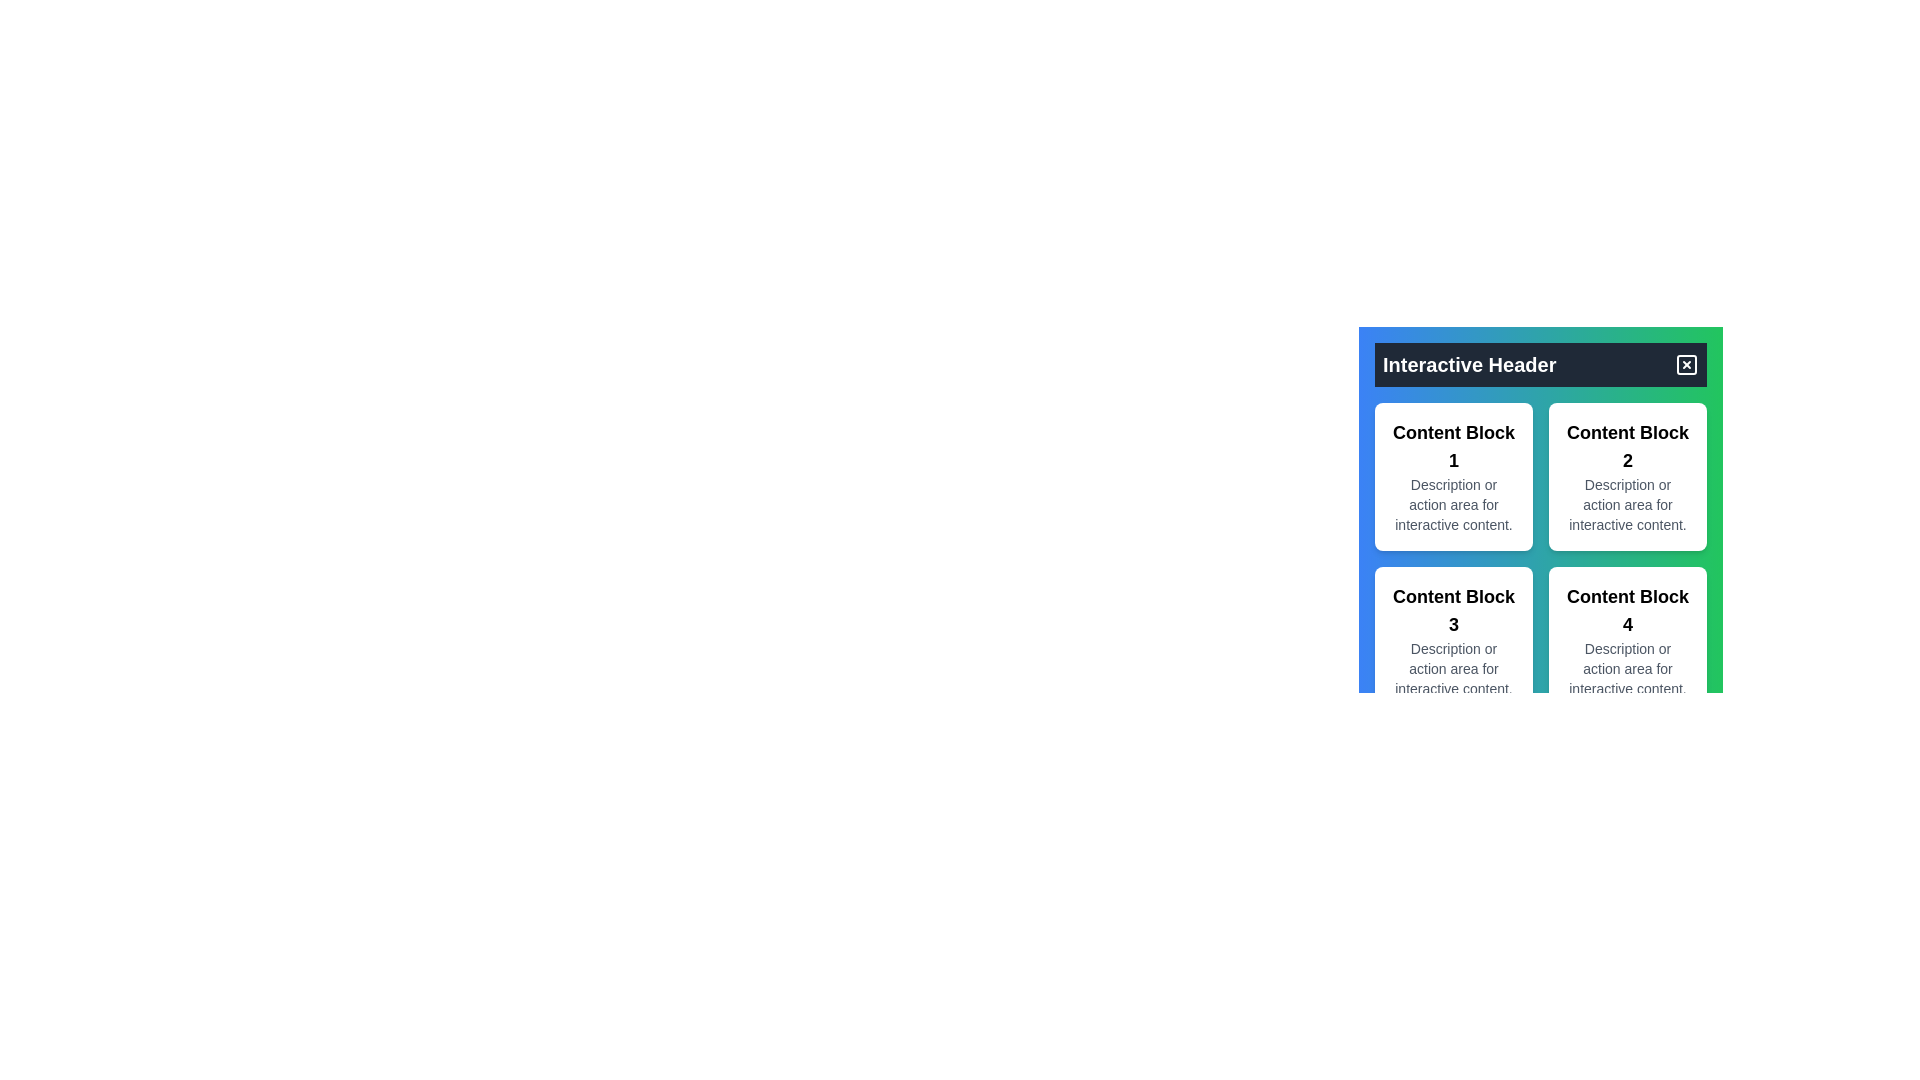  What do you see at coordinates (1454, 504) in the screenshot?
I see `text block containing 'Description or action area for interactive content.' which is positioned under the heading 'Content Block 1' within a white card` at bounding box center [1454, 504].